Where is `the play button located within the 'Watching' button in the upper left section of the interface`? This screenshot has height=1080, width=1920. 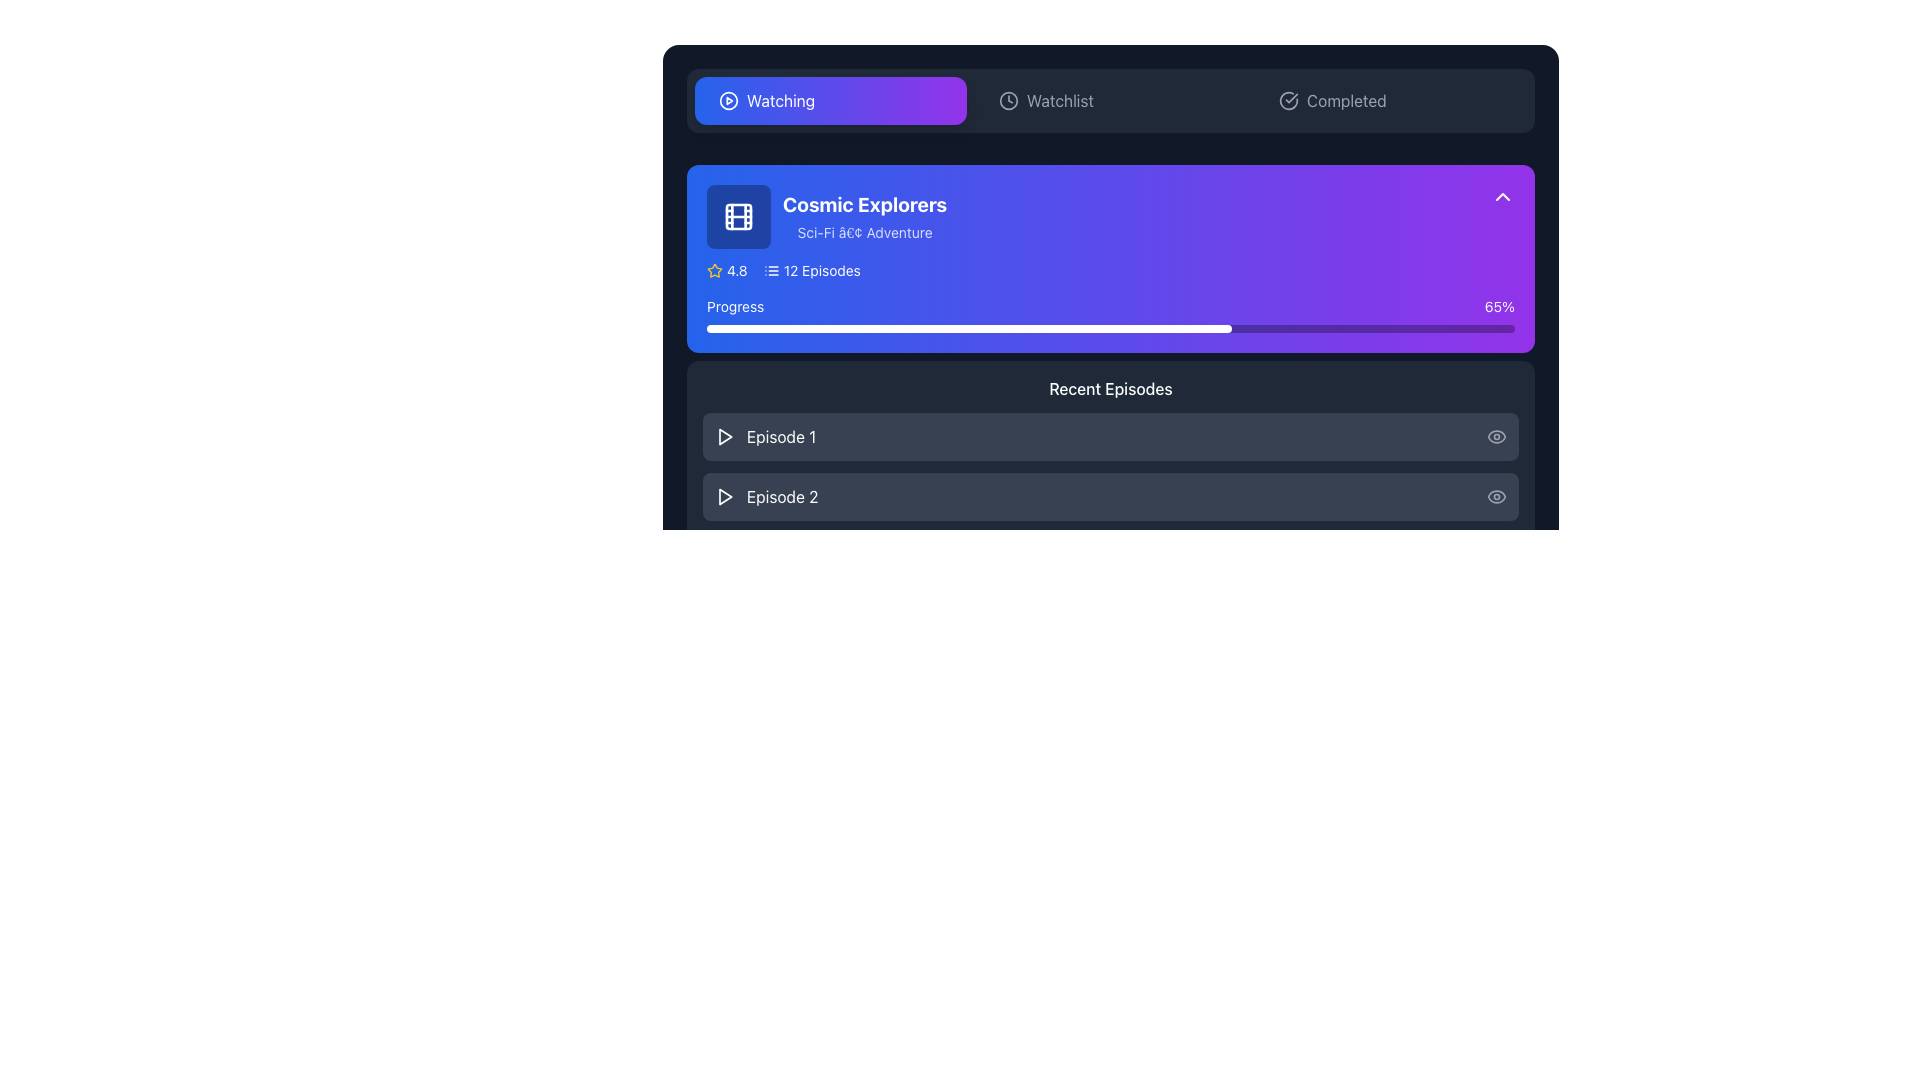
the play button located within the 'Watching' button in the upper left section of the interface is located at coordinates (728, 100).